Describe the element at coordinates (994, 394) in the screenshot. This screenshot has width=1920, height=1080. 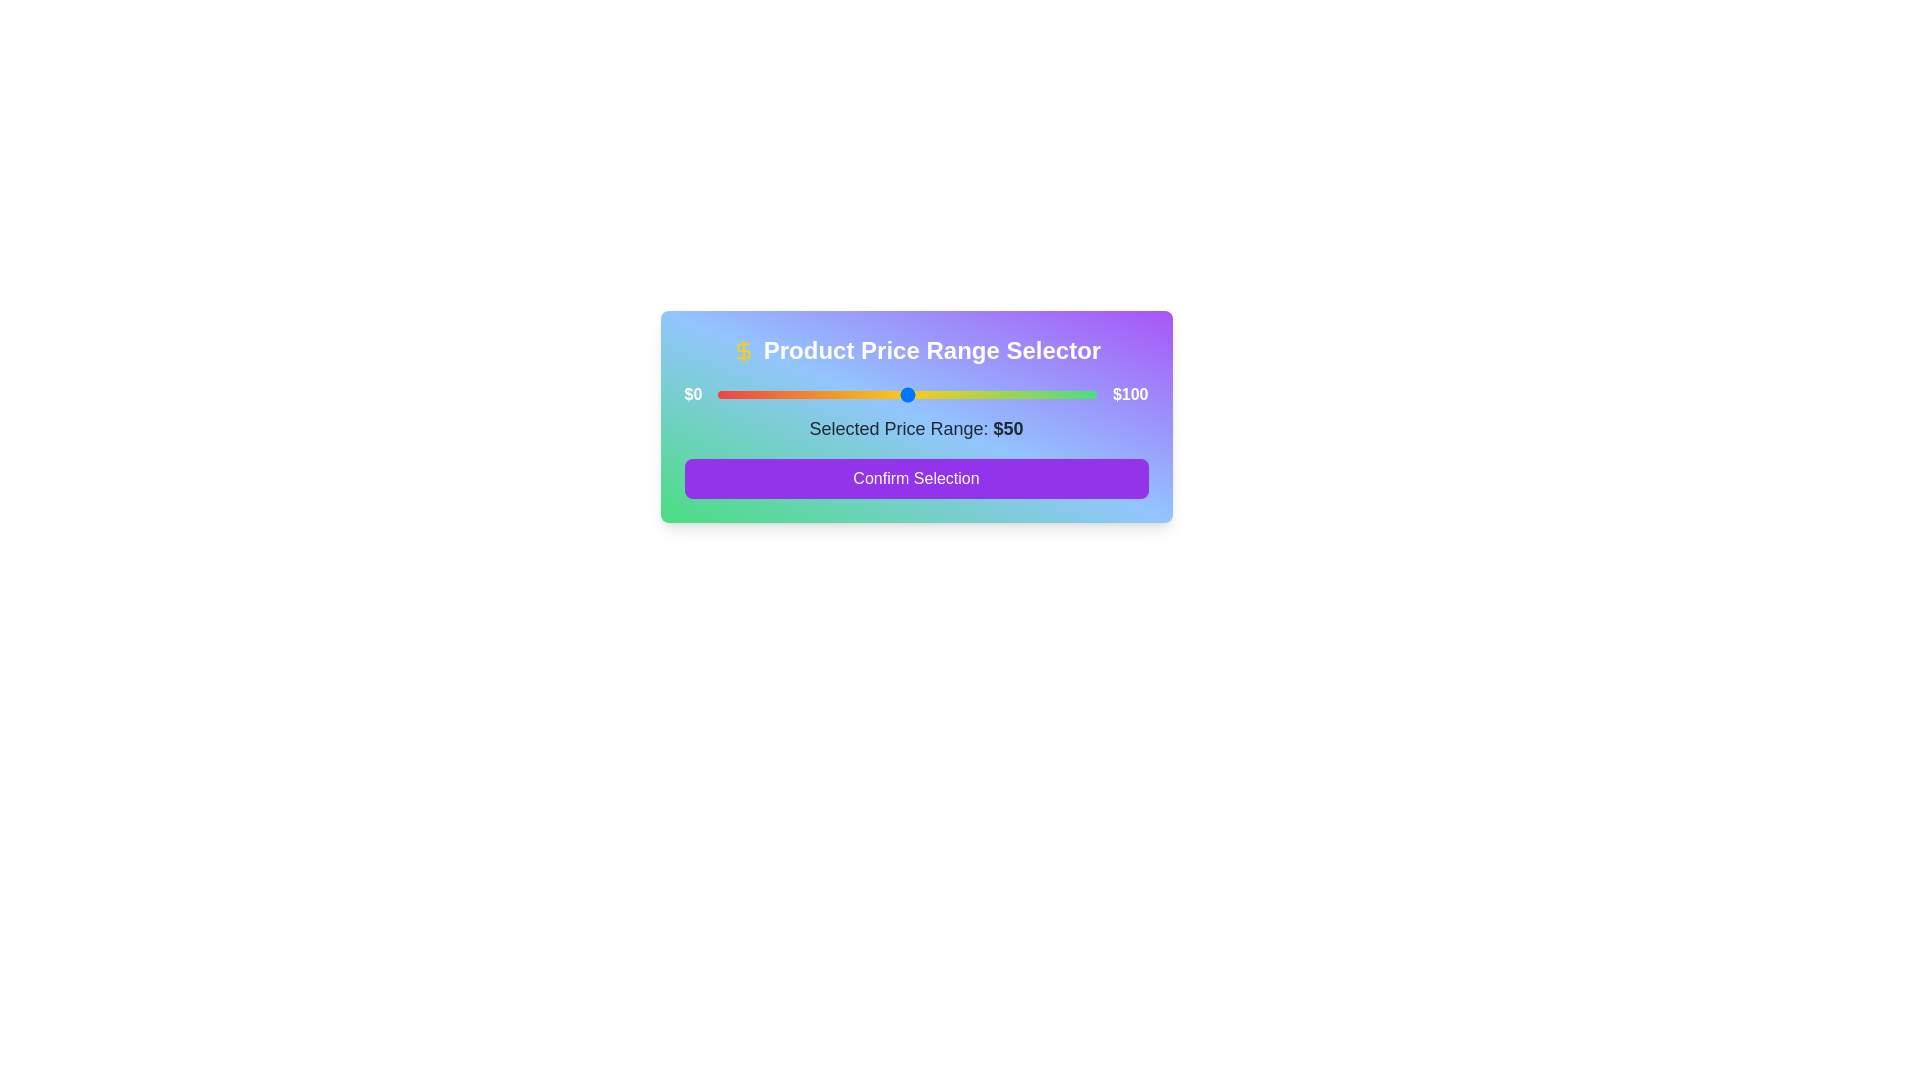
I see `the price range slider to set the value to 73` at that location.